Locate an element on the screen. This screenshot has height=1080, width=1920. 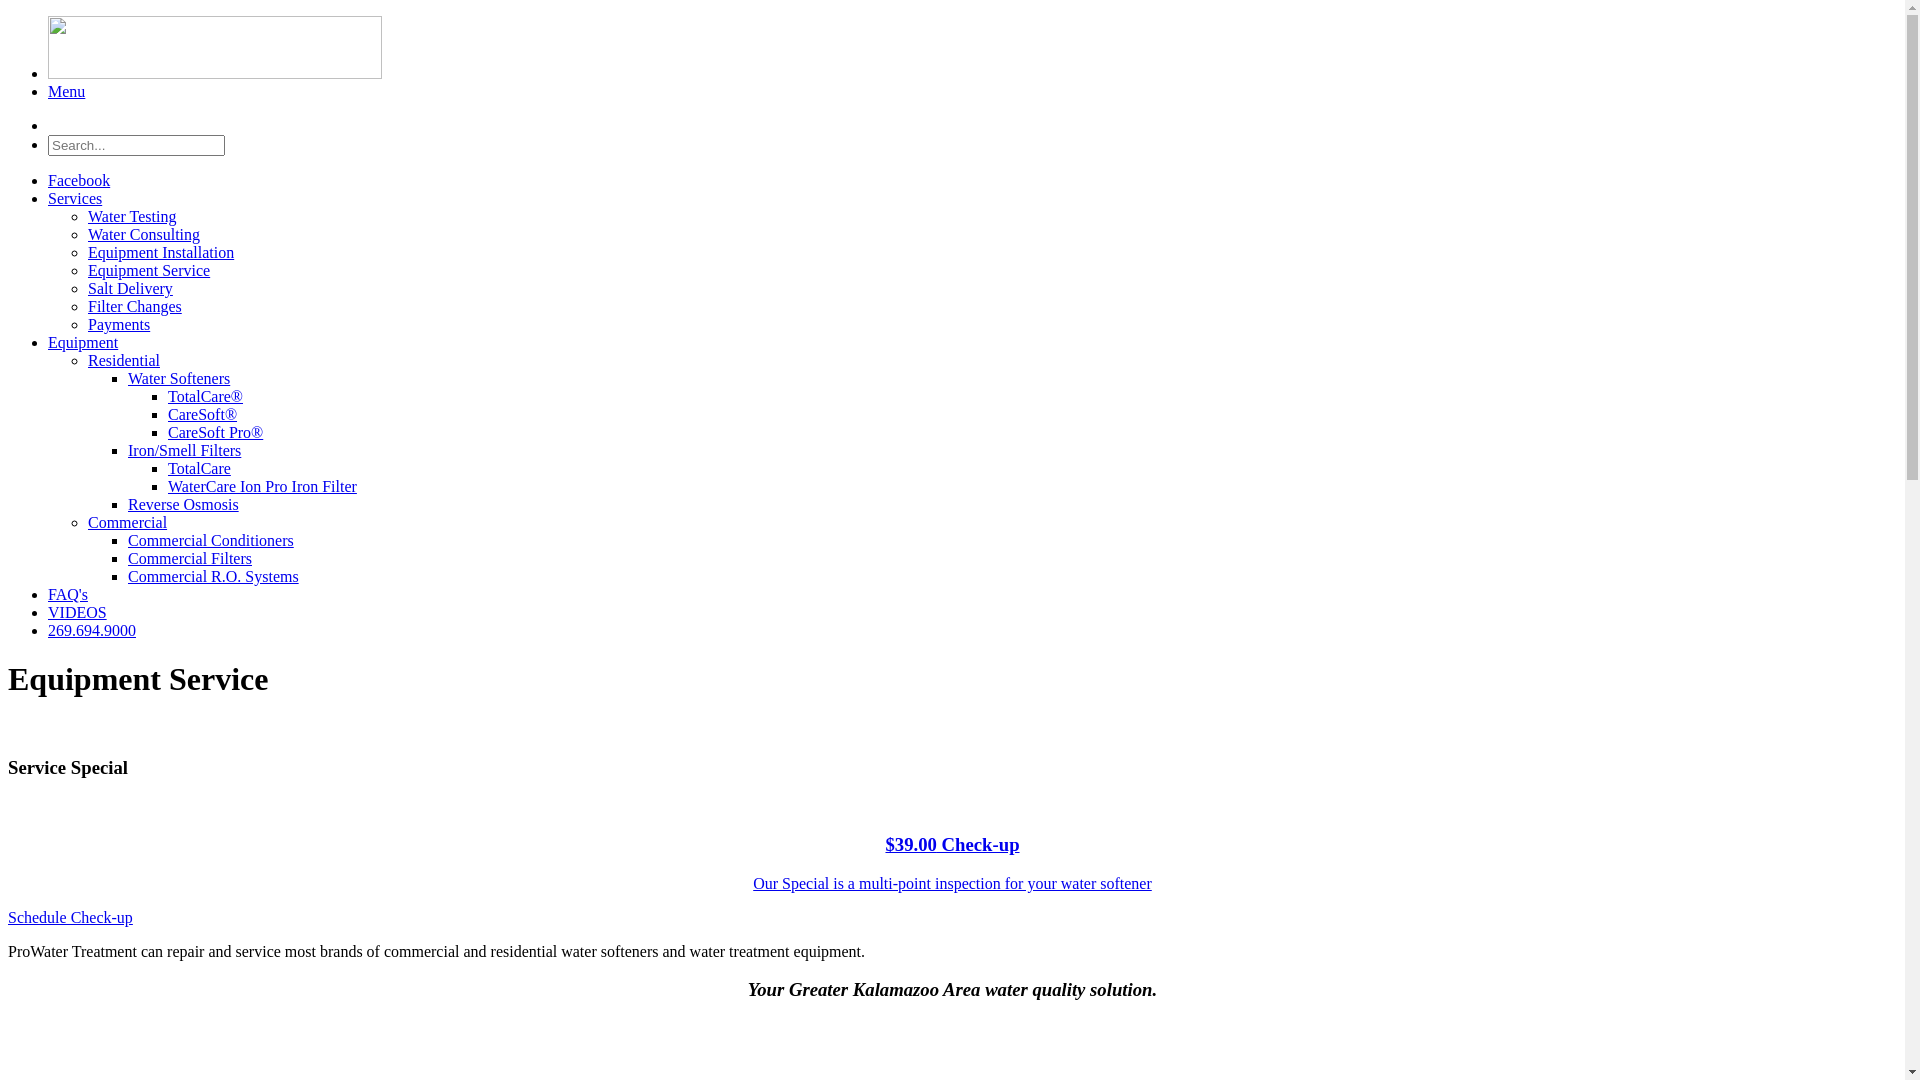
'FAQ's' is located at coordinates (67, 593).